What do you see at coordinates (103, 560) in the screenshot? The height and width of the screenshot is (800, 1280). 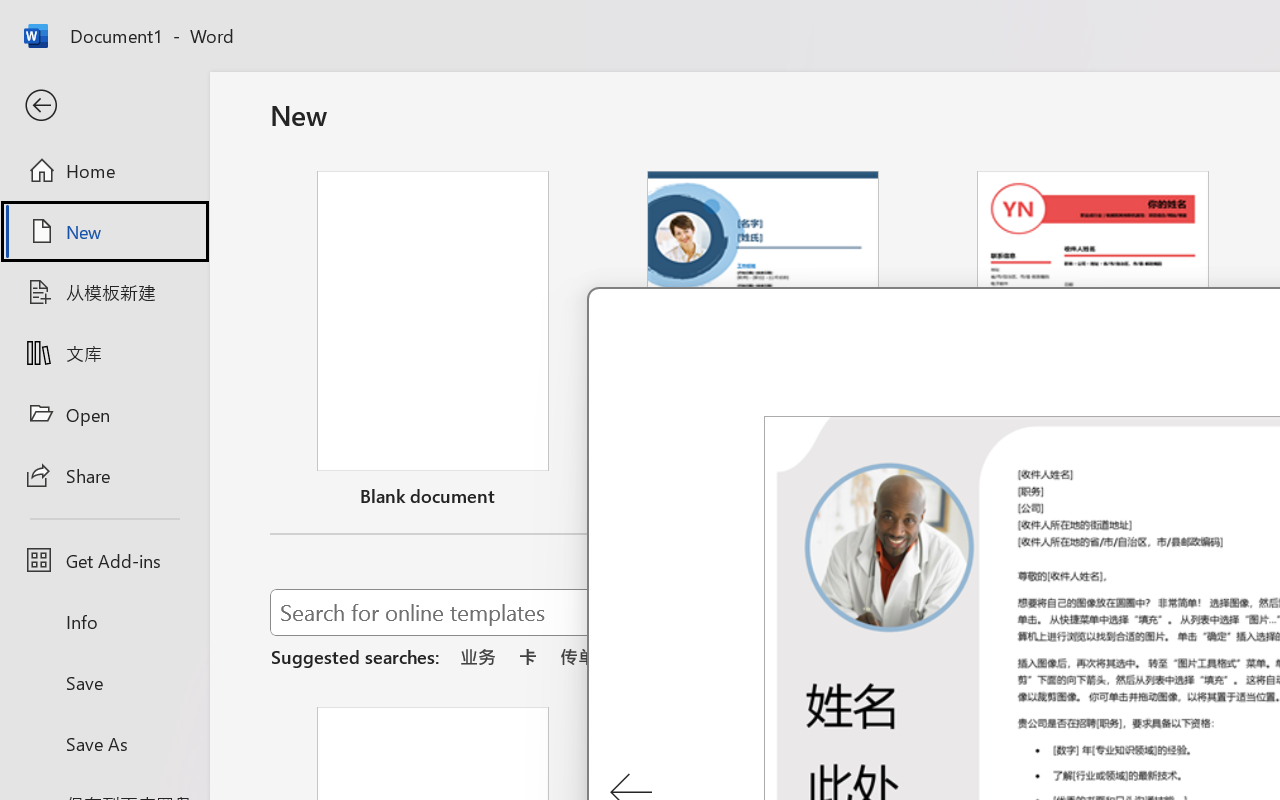 I see `'Get Add-ins'` at bounding box center [103, 560].